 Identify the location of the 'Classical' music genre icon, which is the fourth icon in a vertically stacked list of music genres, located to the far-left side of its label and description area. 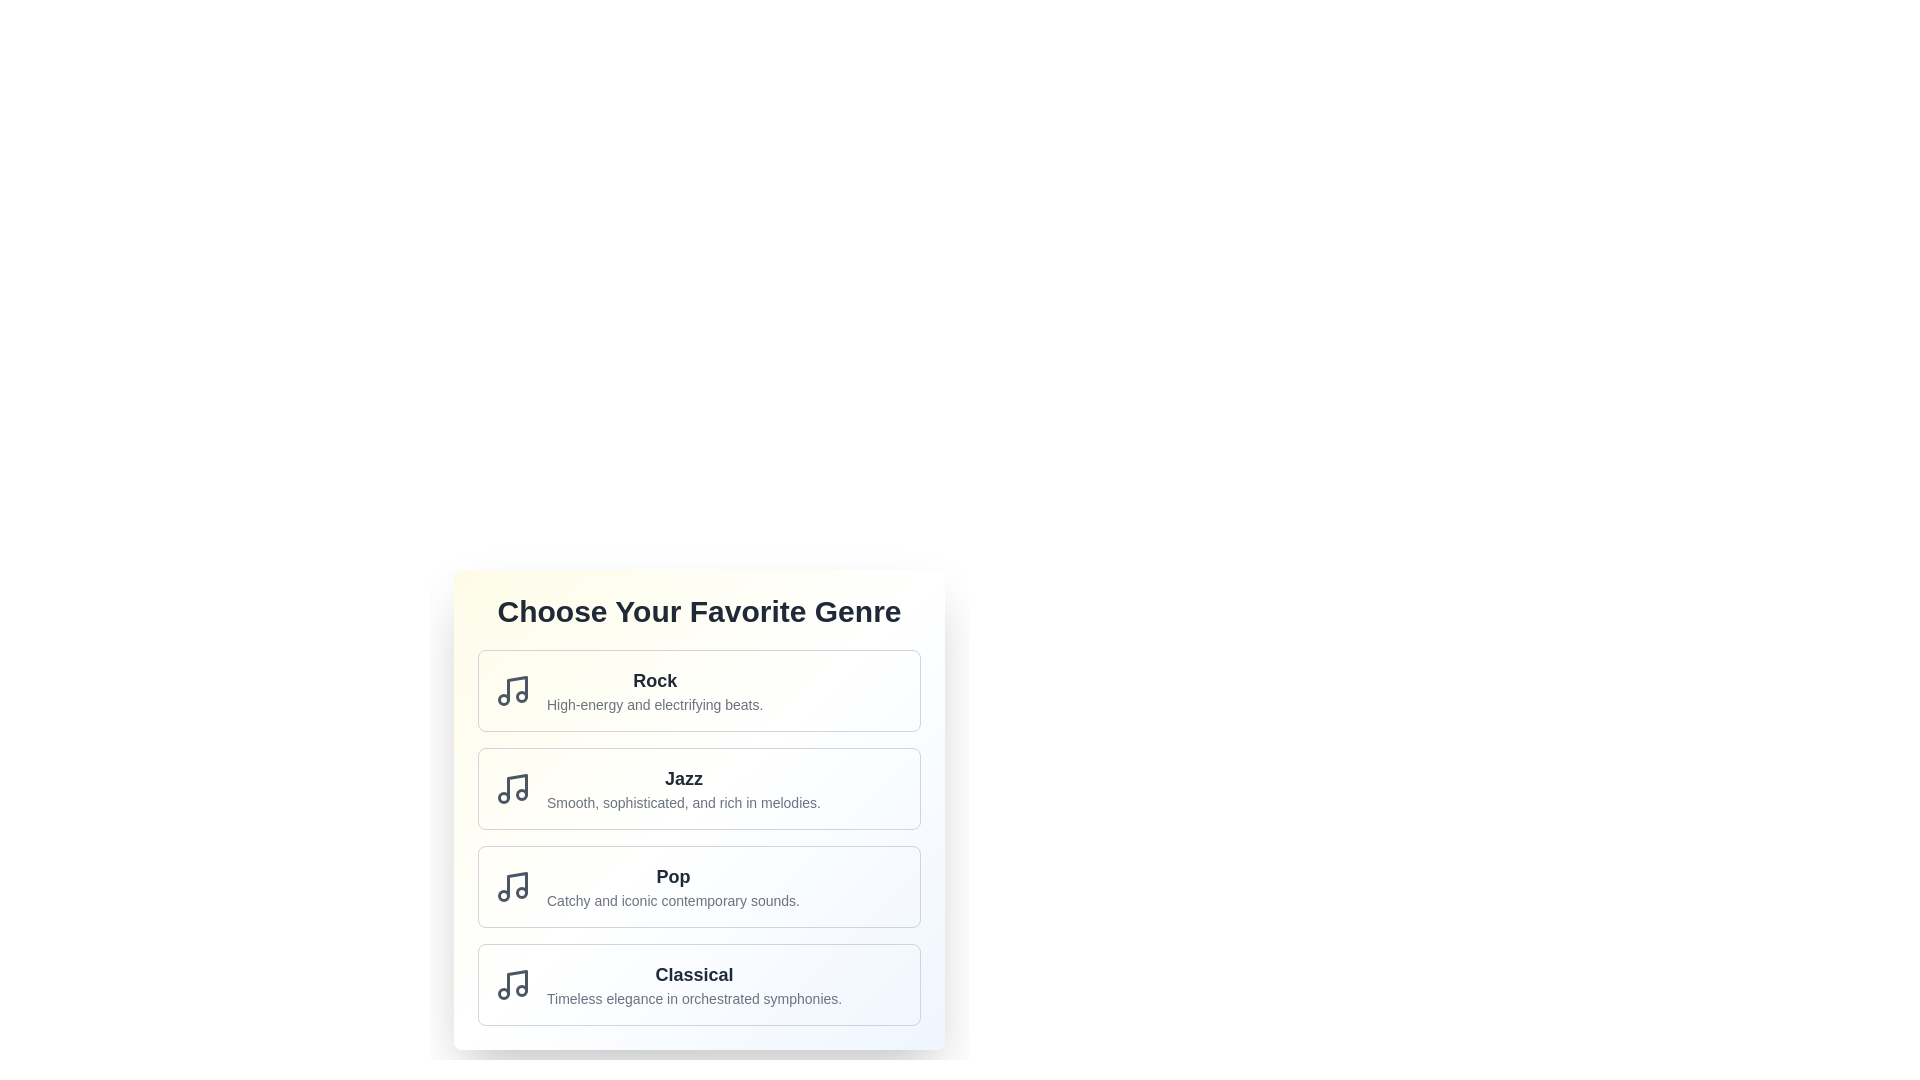
(513, 983).